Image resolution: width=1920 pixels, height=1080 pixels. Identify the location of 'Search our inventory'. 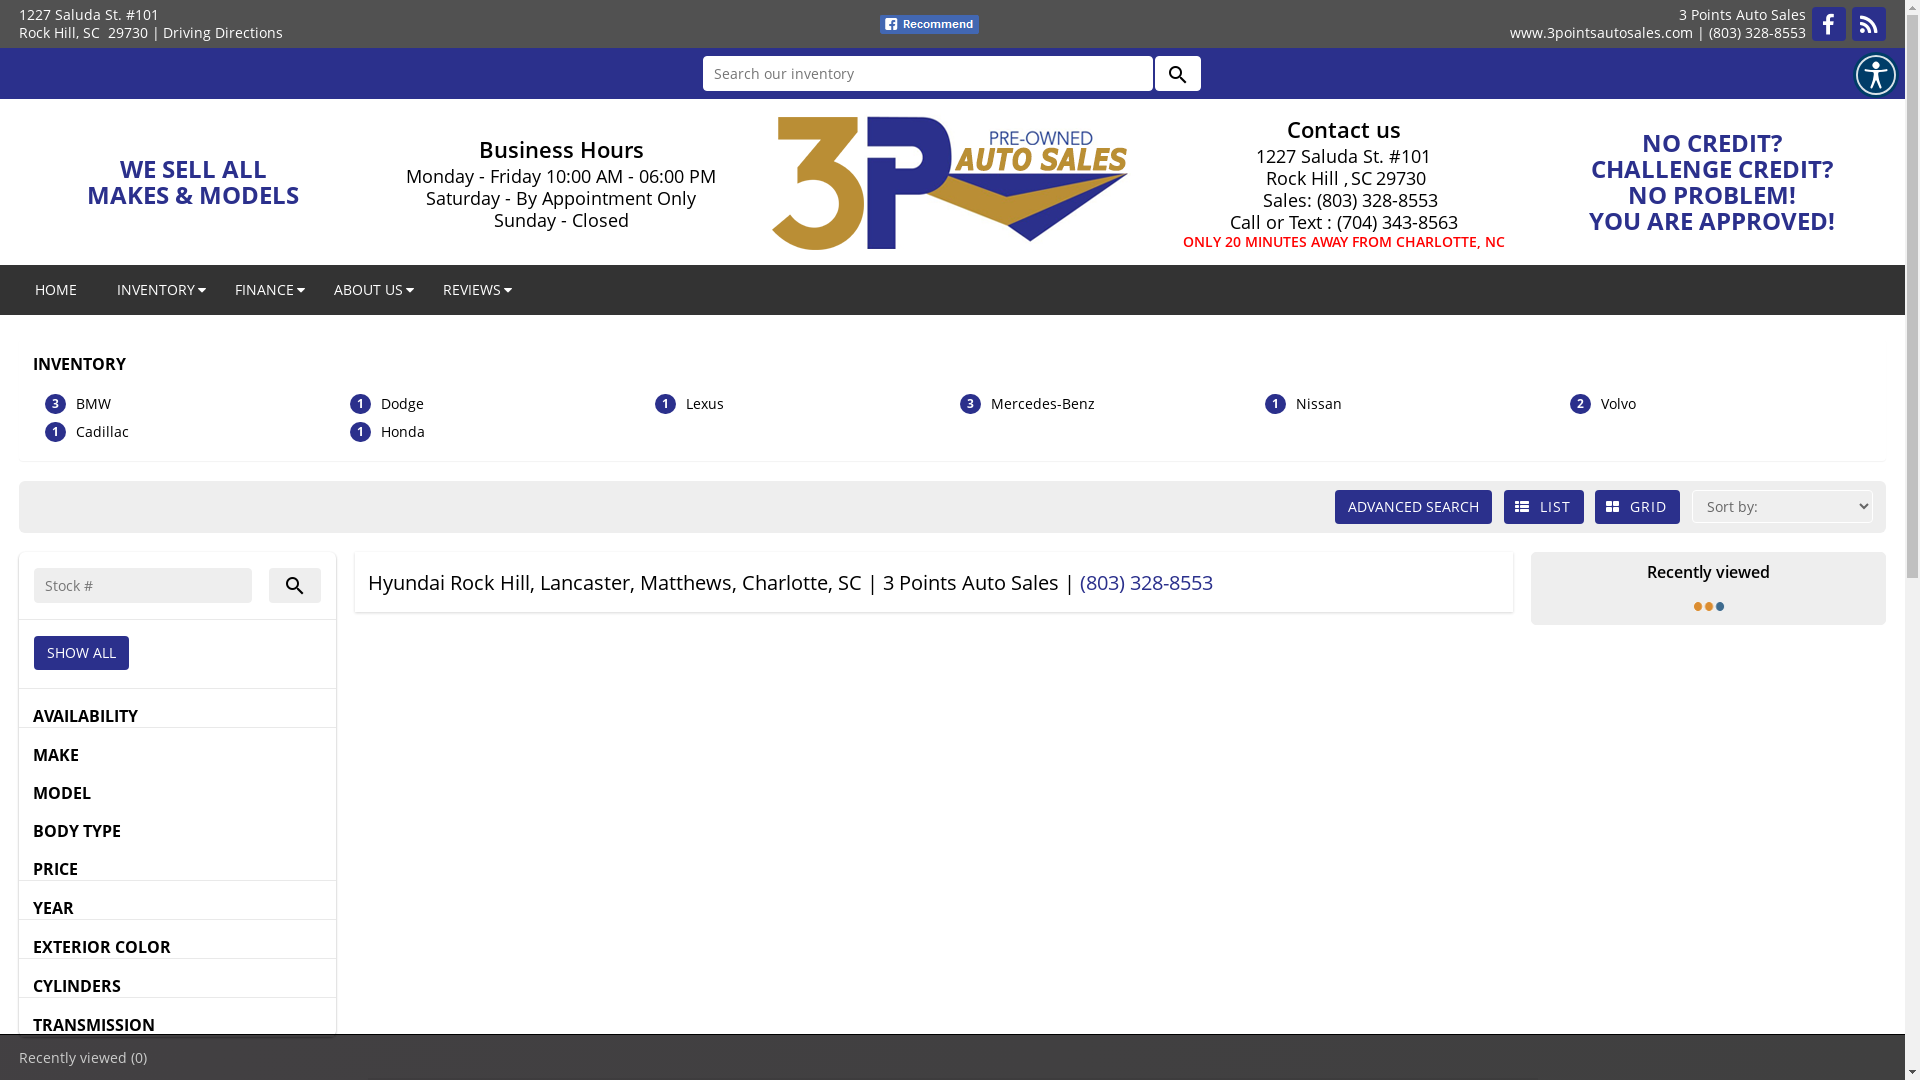
(925, 72).